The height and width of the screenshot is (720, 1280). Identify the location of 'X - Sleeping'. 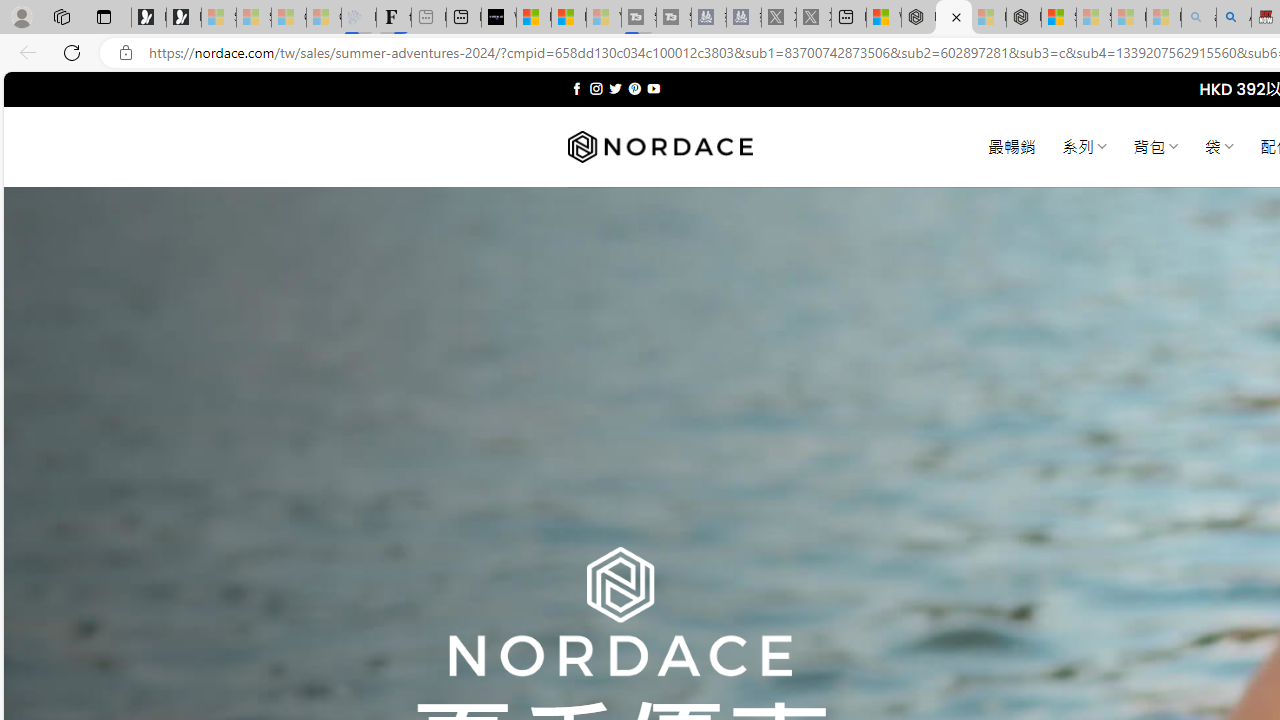
(814, 17).